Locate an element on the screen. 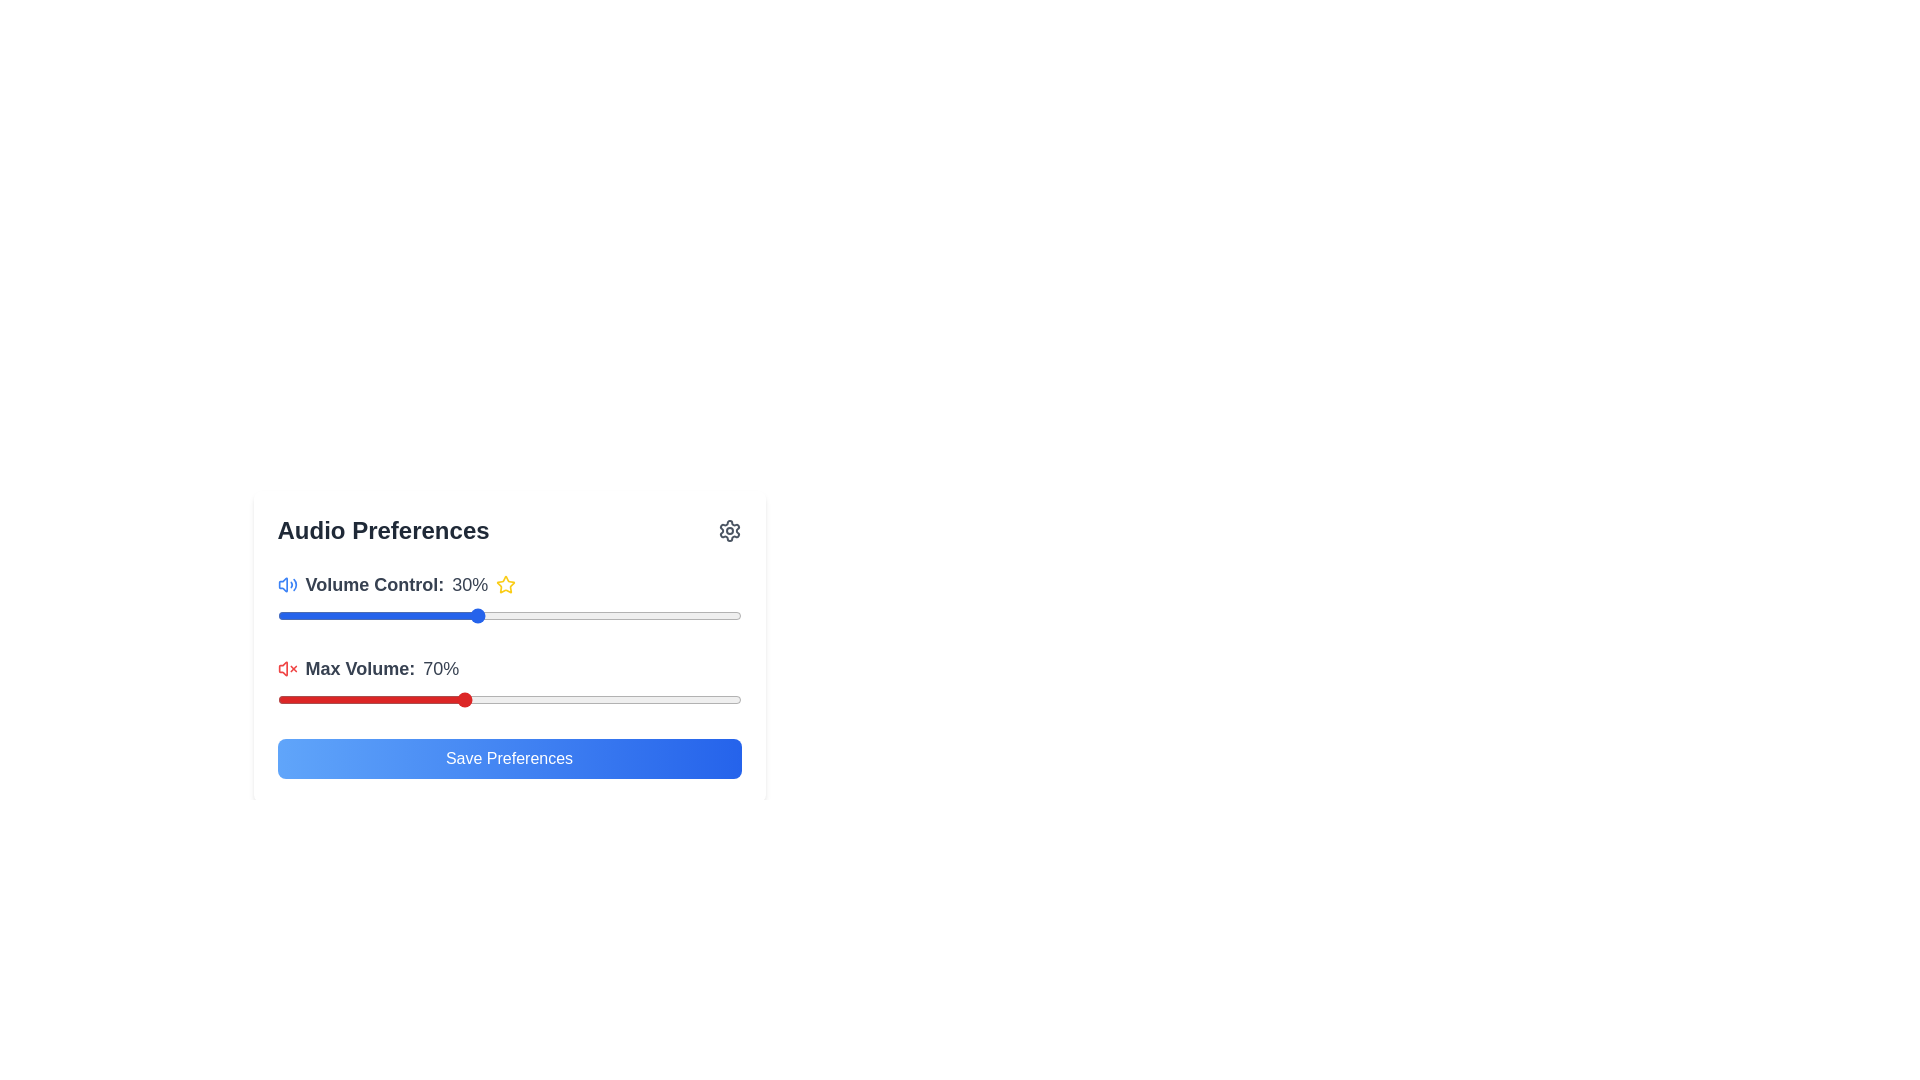  the max volume is located at coordinates (276, 698).